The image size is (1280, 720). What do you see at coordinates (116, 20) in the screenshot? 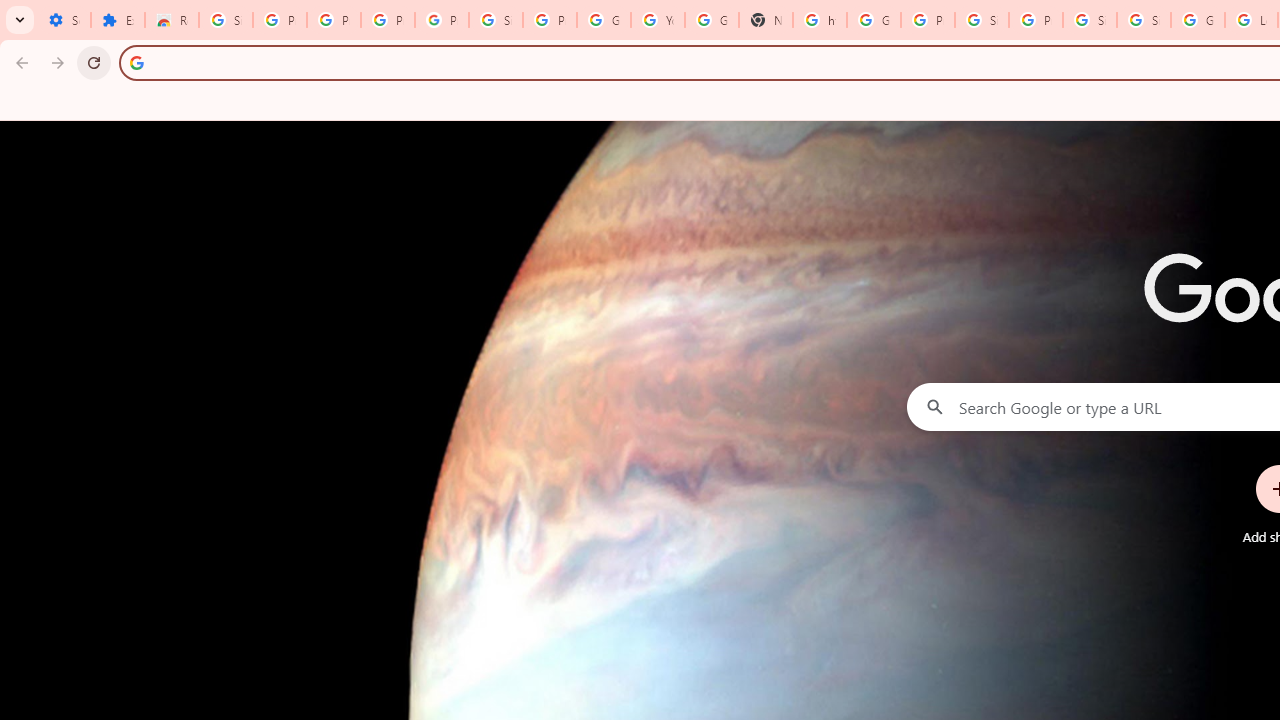
I see `'Extensions'` at bounding box center [116, 20].